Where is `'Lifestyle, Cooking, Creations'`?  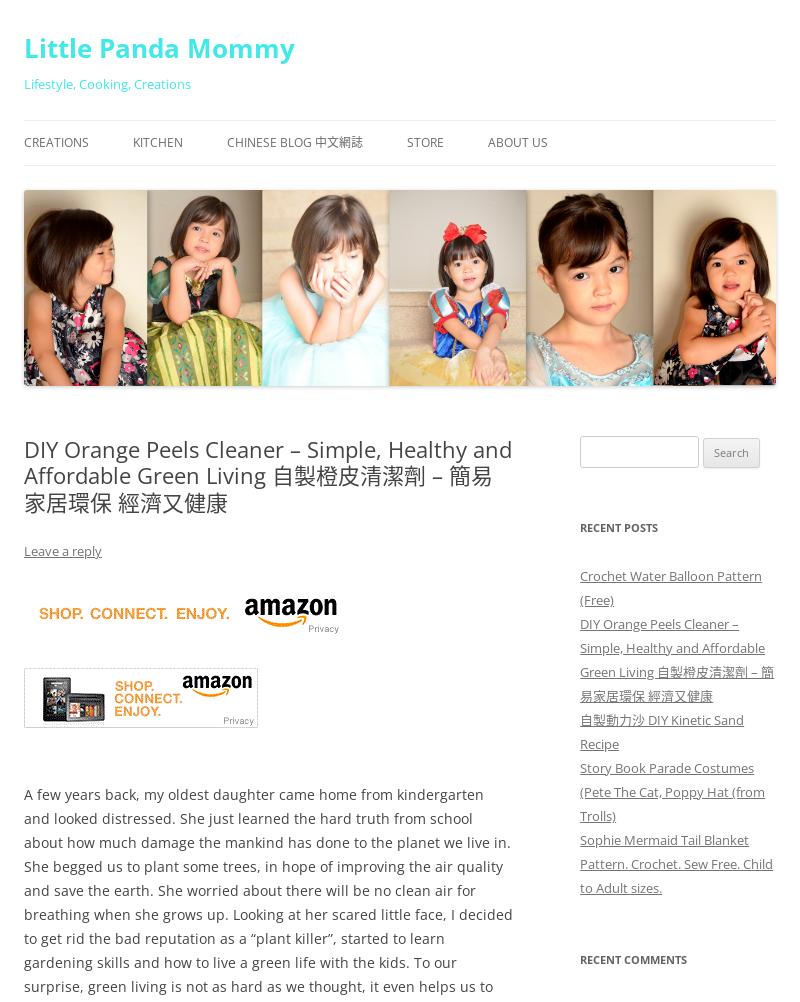
'Lifestyle, Cooking, Creations' is located at coordinates (106, 83).